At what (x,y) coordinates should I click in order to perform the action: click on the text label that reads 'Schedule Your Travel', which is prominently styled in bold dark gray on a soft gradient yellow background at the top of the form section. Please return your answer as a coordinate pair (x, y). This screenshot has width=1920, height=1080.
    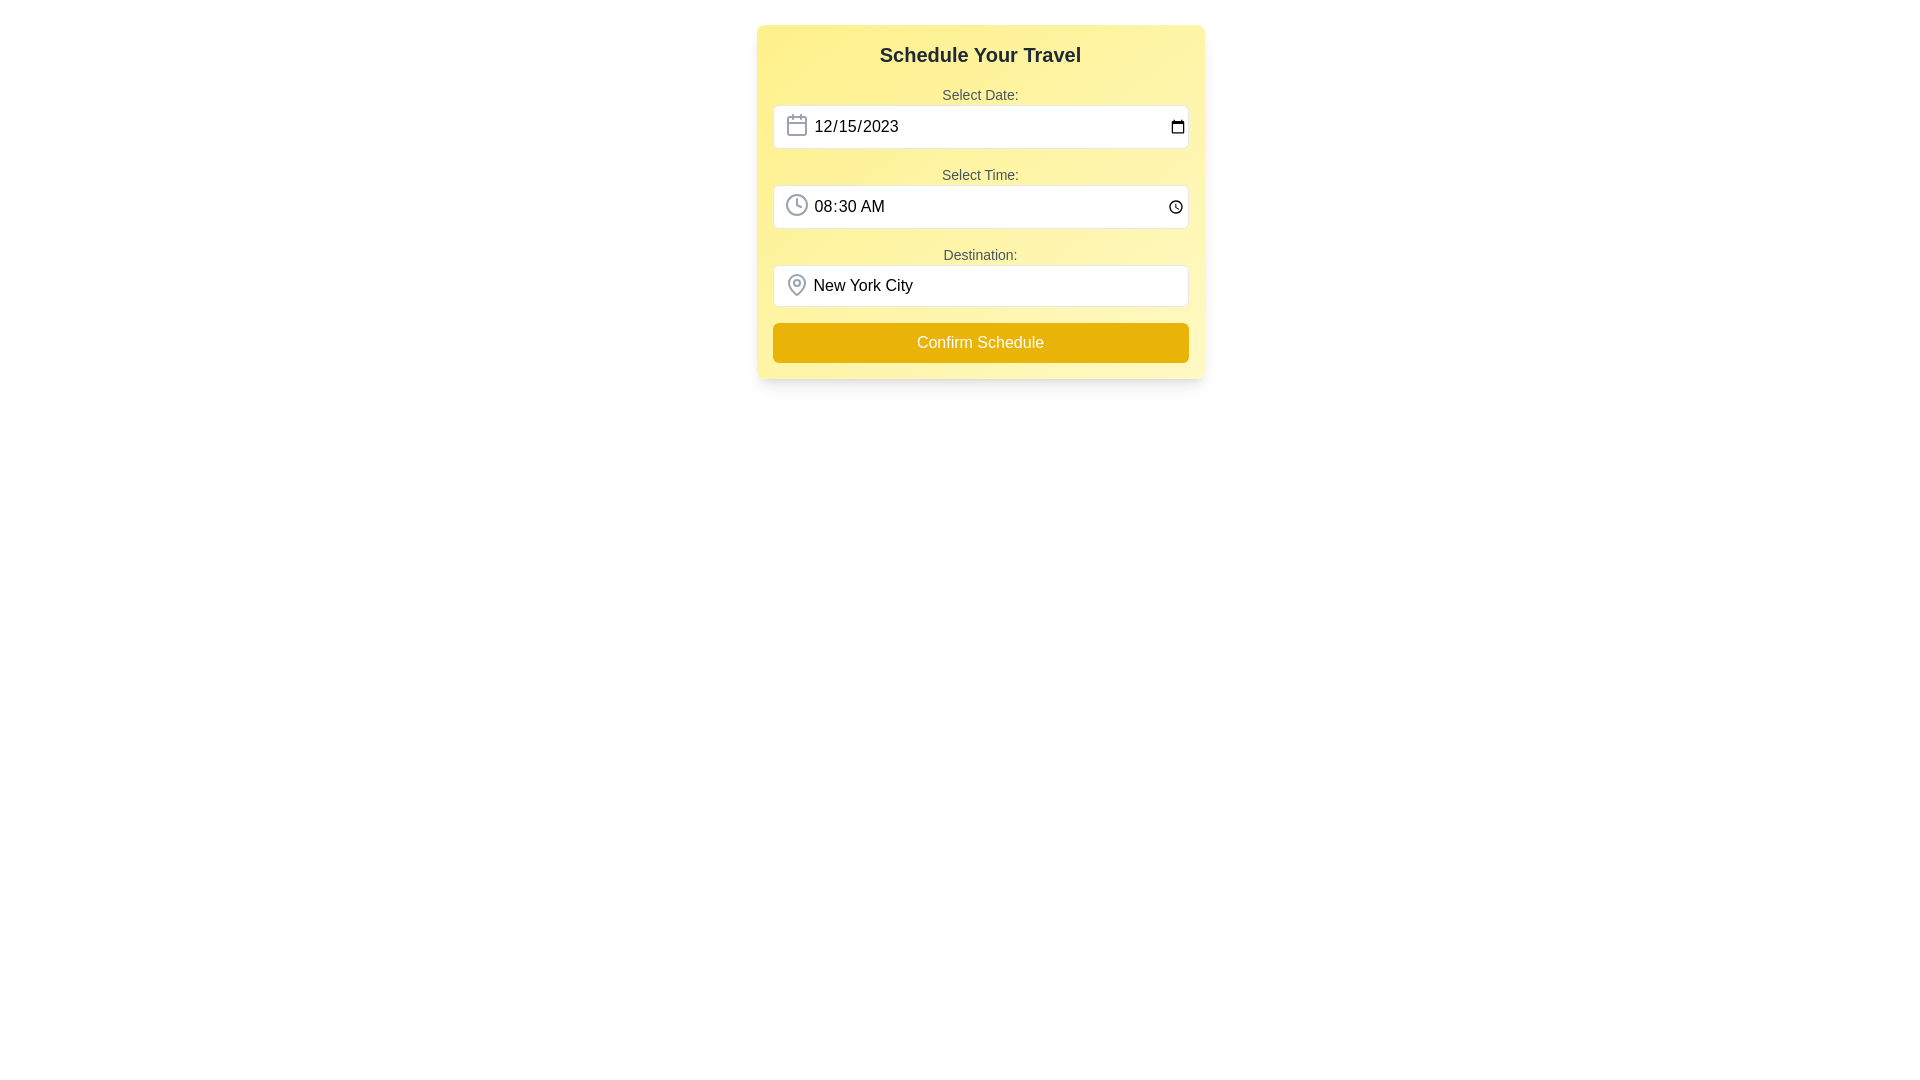
    Looking at the image, I should click on (980, 53).